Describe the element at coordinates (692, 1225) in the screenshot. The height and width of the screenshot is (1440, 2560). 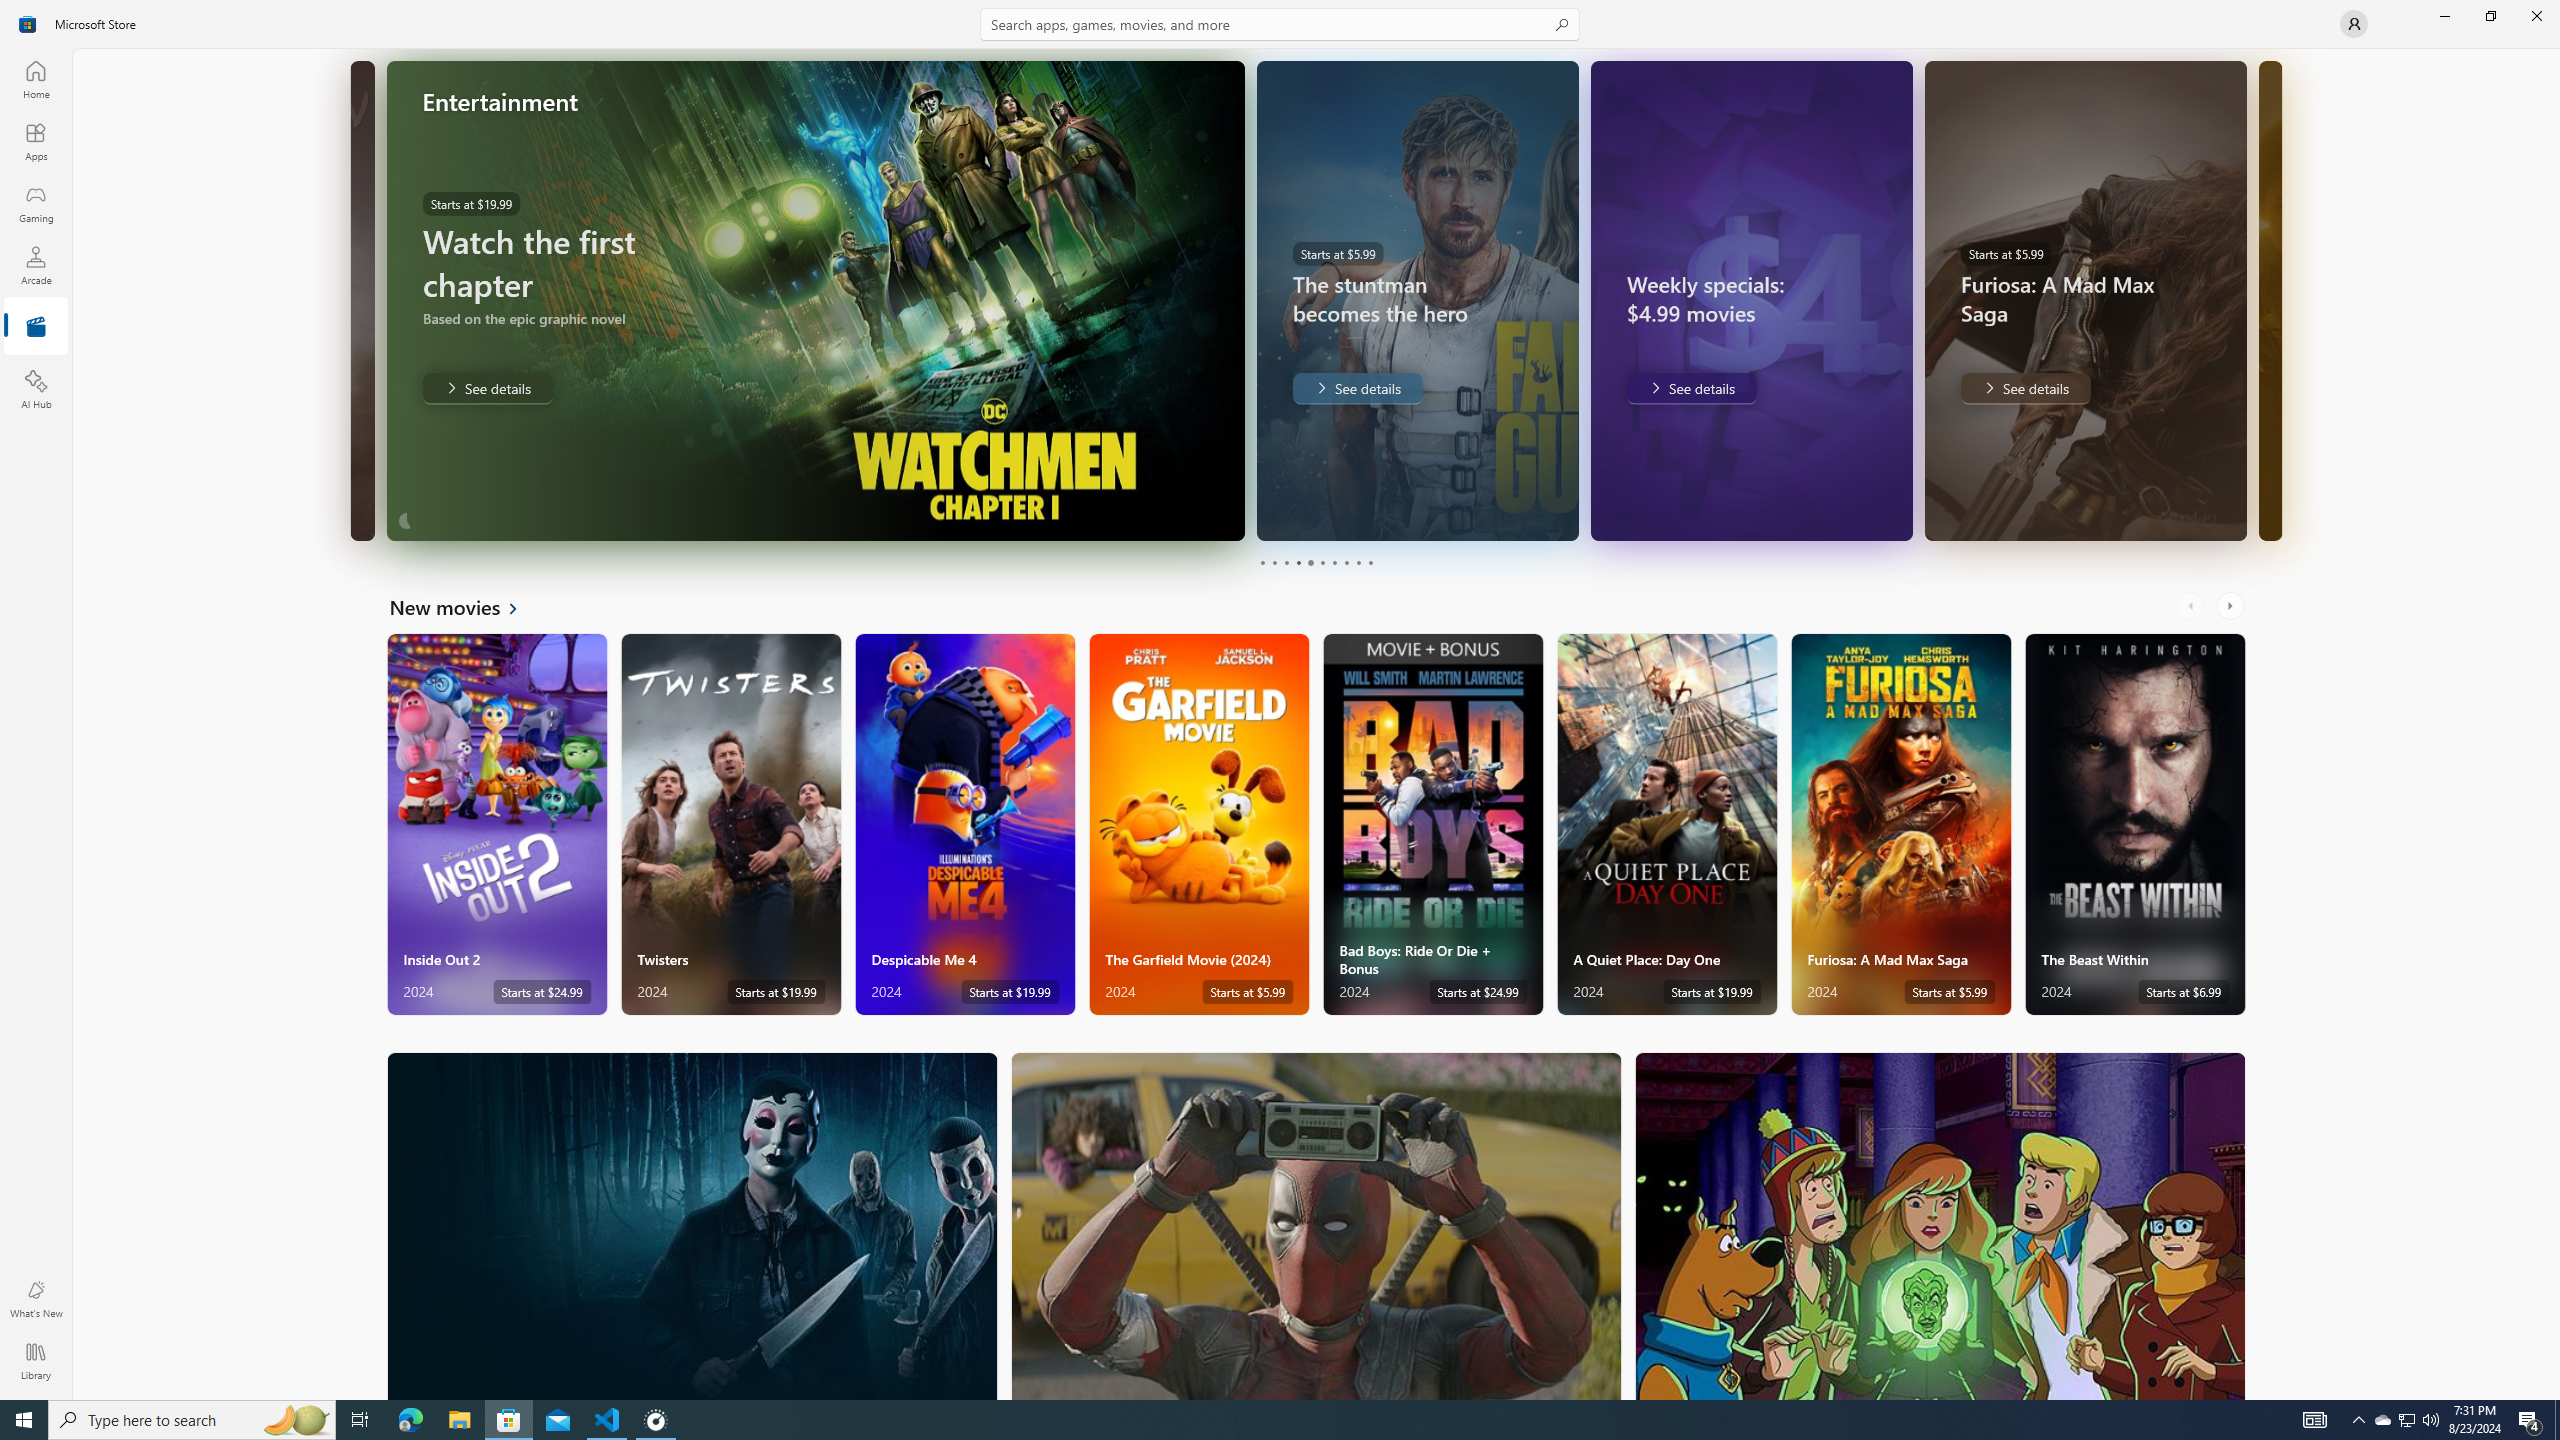
I see `'Horror'` at that location.